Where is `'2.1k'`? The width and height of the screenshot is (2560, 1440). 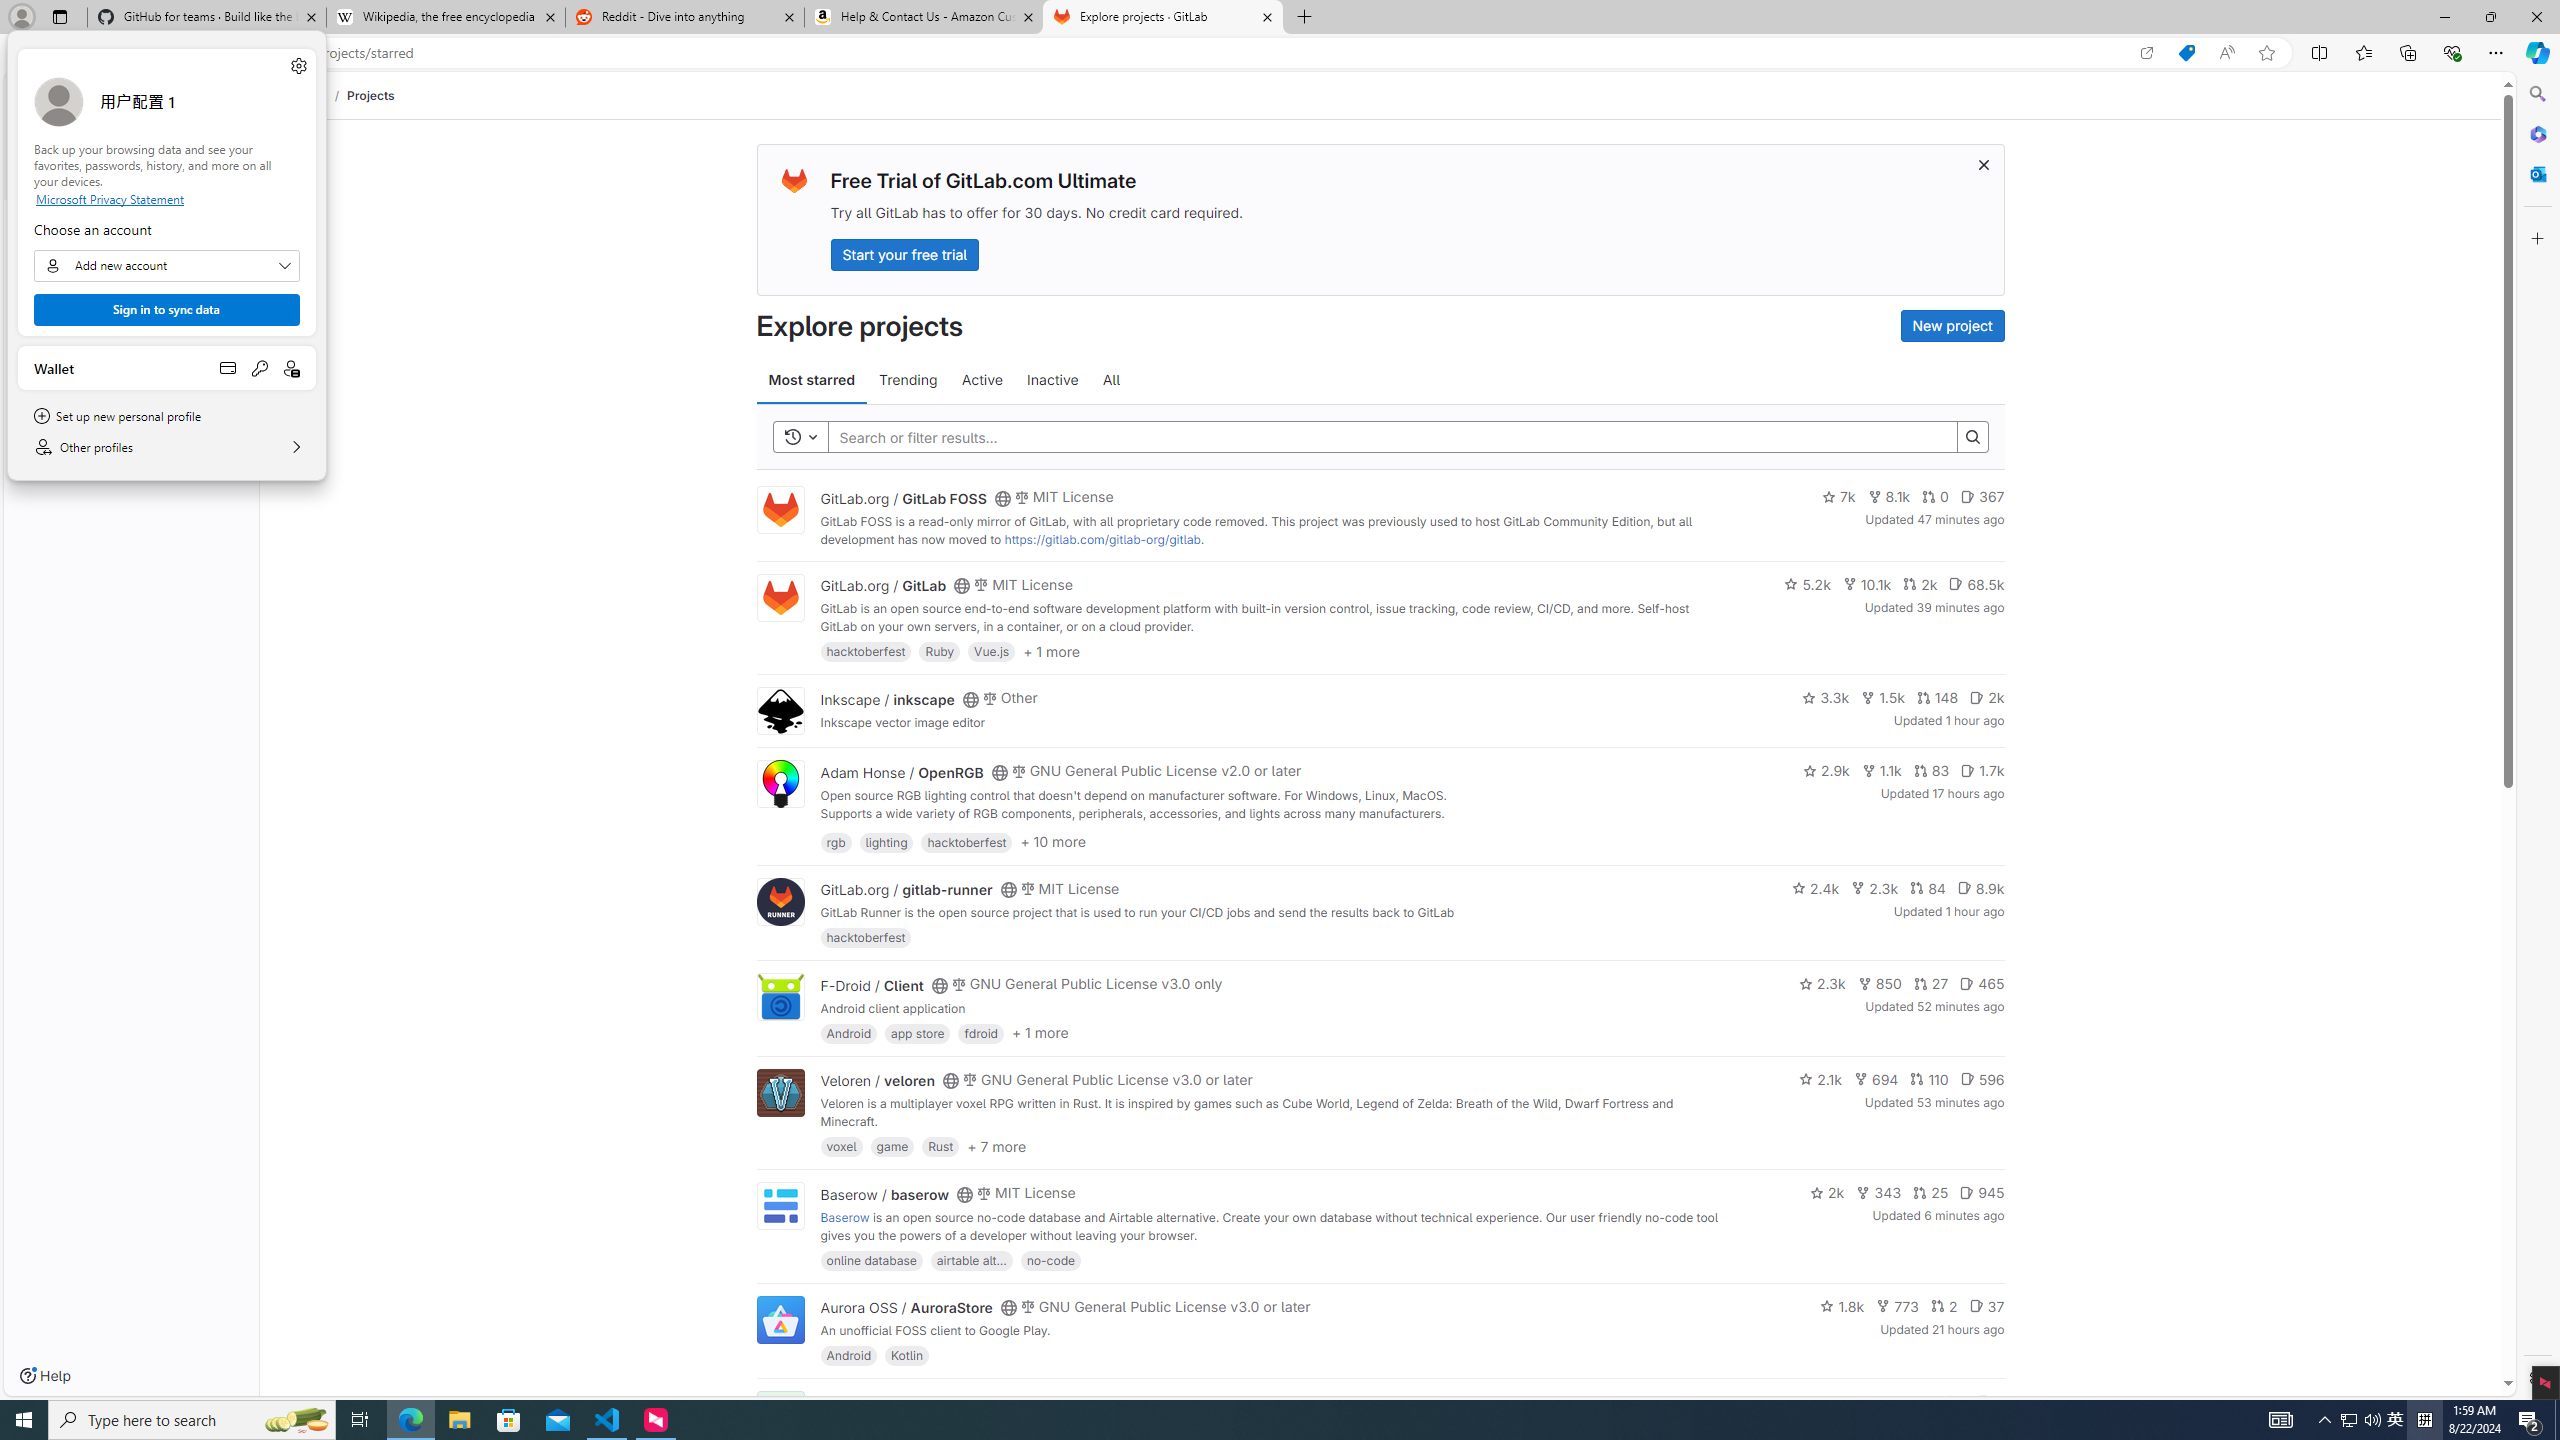
'2.1k' is located at coordinates (1821, 1079).